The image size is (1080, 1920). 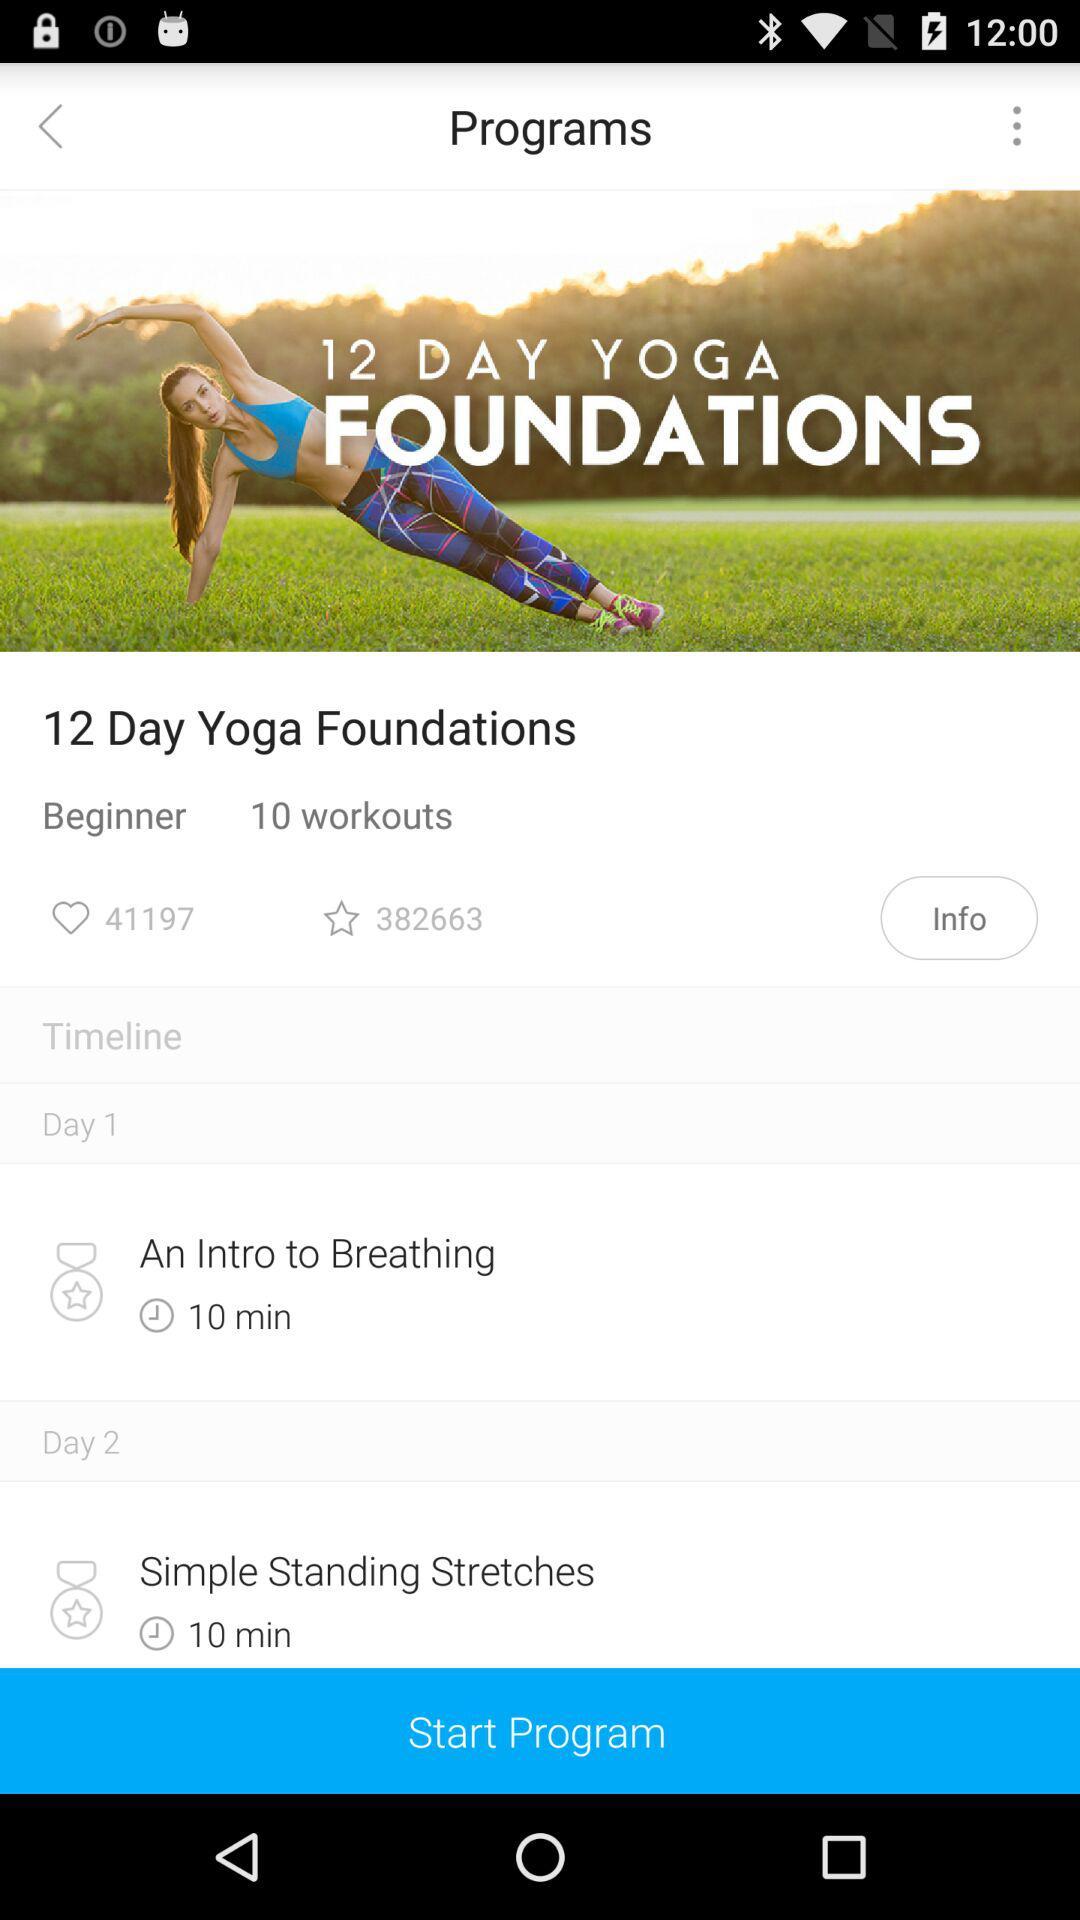 I want to click on item next to the programs item, so click(x=61, y=124).